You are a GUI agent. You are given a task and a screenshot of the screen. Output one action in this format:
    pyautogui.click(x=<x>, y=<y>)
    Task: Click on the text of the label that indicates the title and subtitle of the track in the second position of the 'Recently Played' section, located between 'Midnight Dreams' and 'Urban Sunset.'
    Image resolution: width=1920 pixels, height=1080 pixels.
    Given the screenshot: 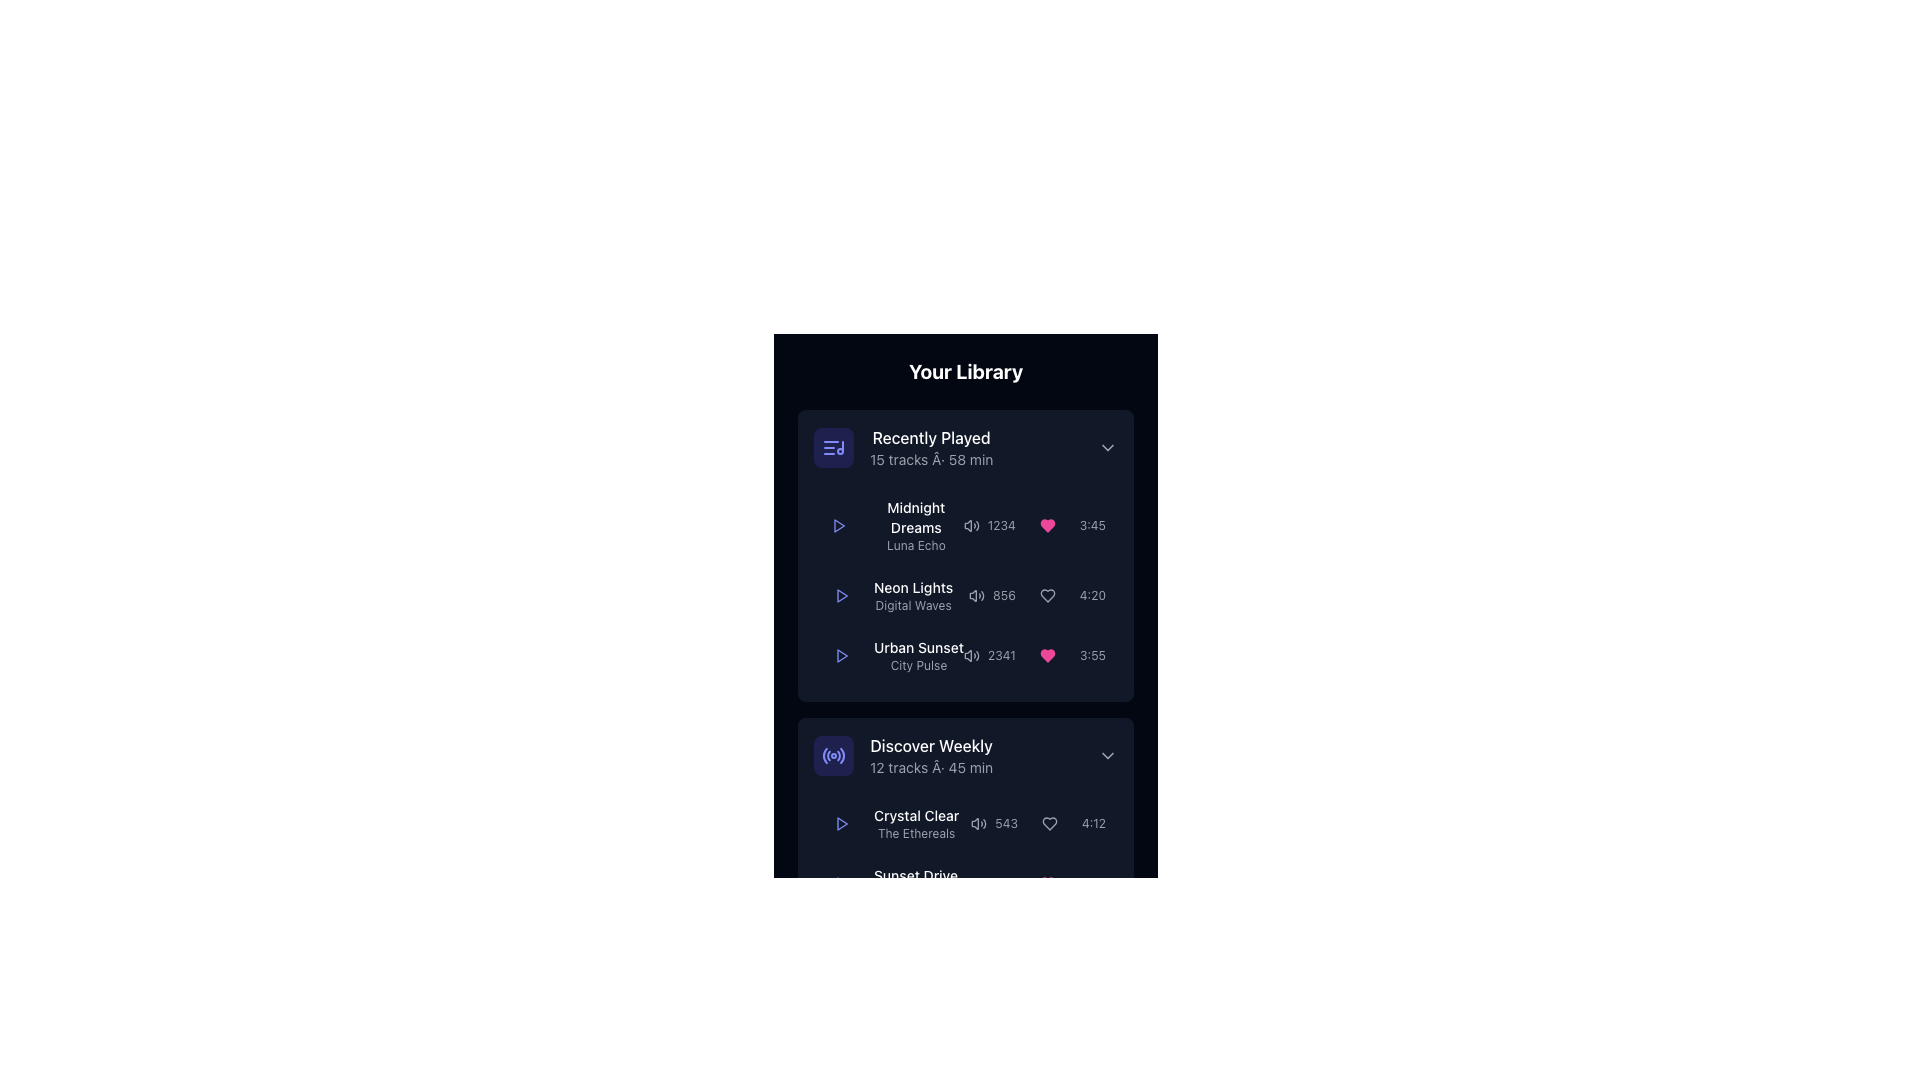 What is the action you would take?
    pyautogui.click(x=888, y=595)
    